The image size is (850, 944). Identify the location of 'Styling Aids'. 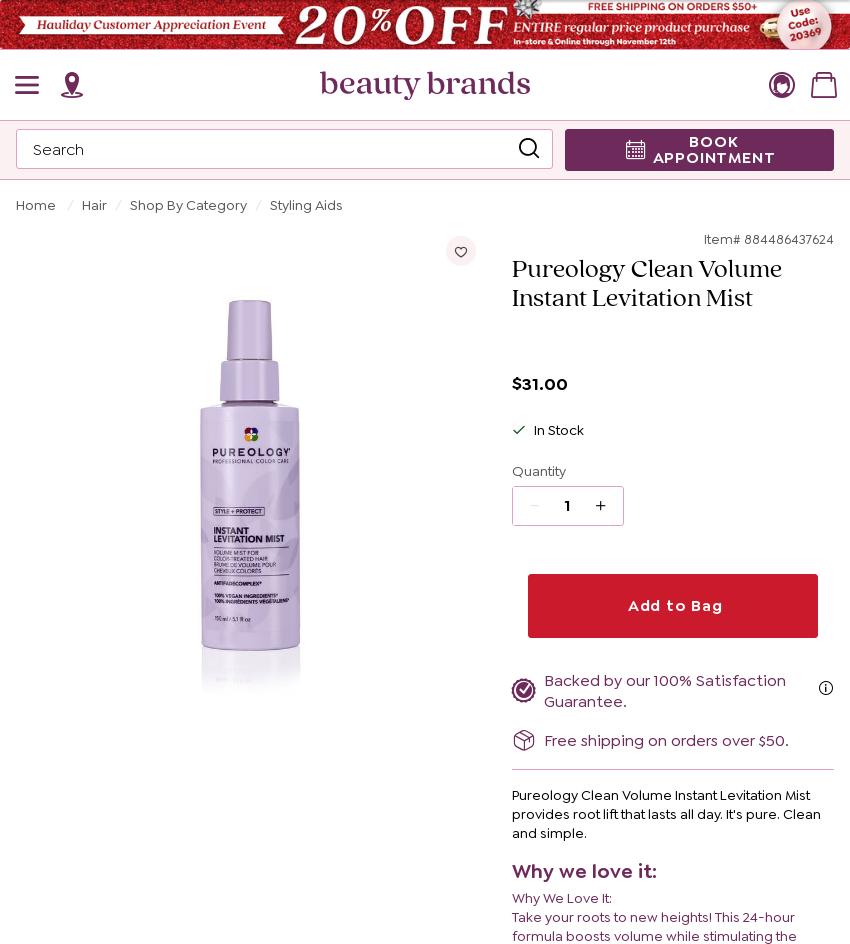
(306, 204).